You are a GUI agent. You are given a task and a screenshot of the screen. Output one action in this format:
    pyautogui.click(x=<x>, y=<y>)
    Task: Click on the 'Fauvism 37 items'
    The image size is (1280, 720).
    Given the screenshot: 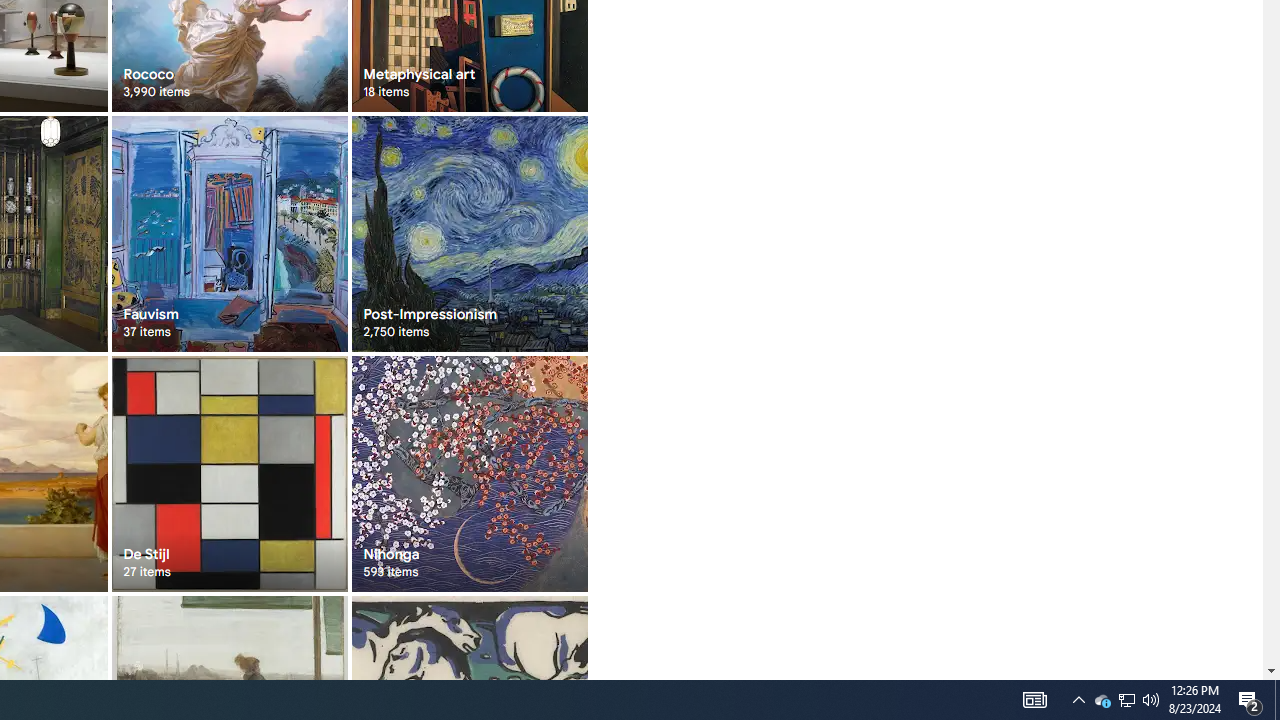 What is the action you would take?
    pyautogui.click(x=229, y=233)
    